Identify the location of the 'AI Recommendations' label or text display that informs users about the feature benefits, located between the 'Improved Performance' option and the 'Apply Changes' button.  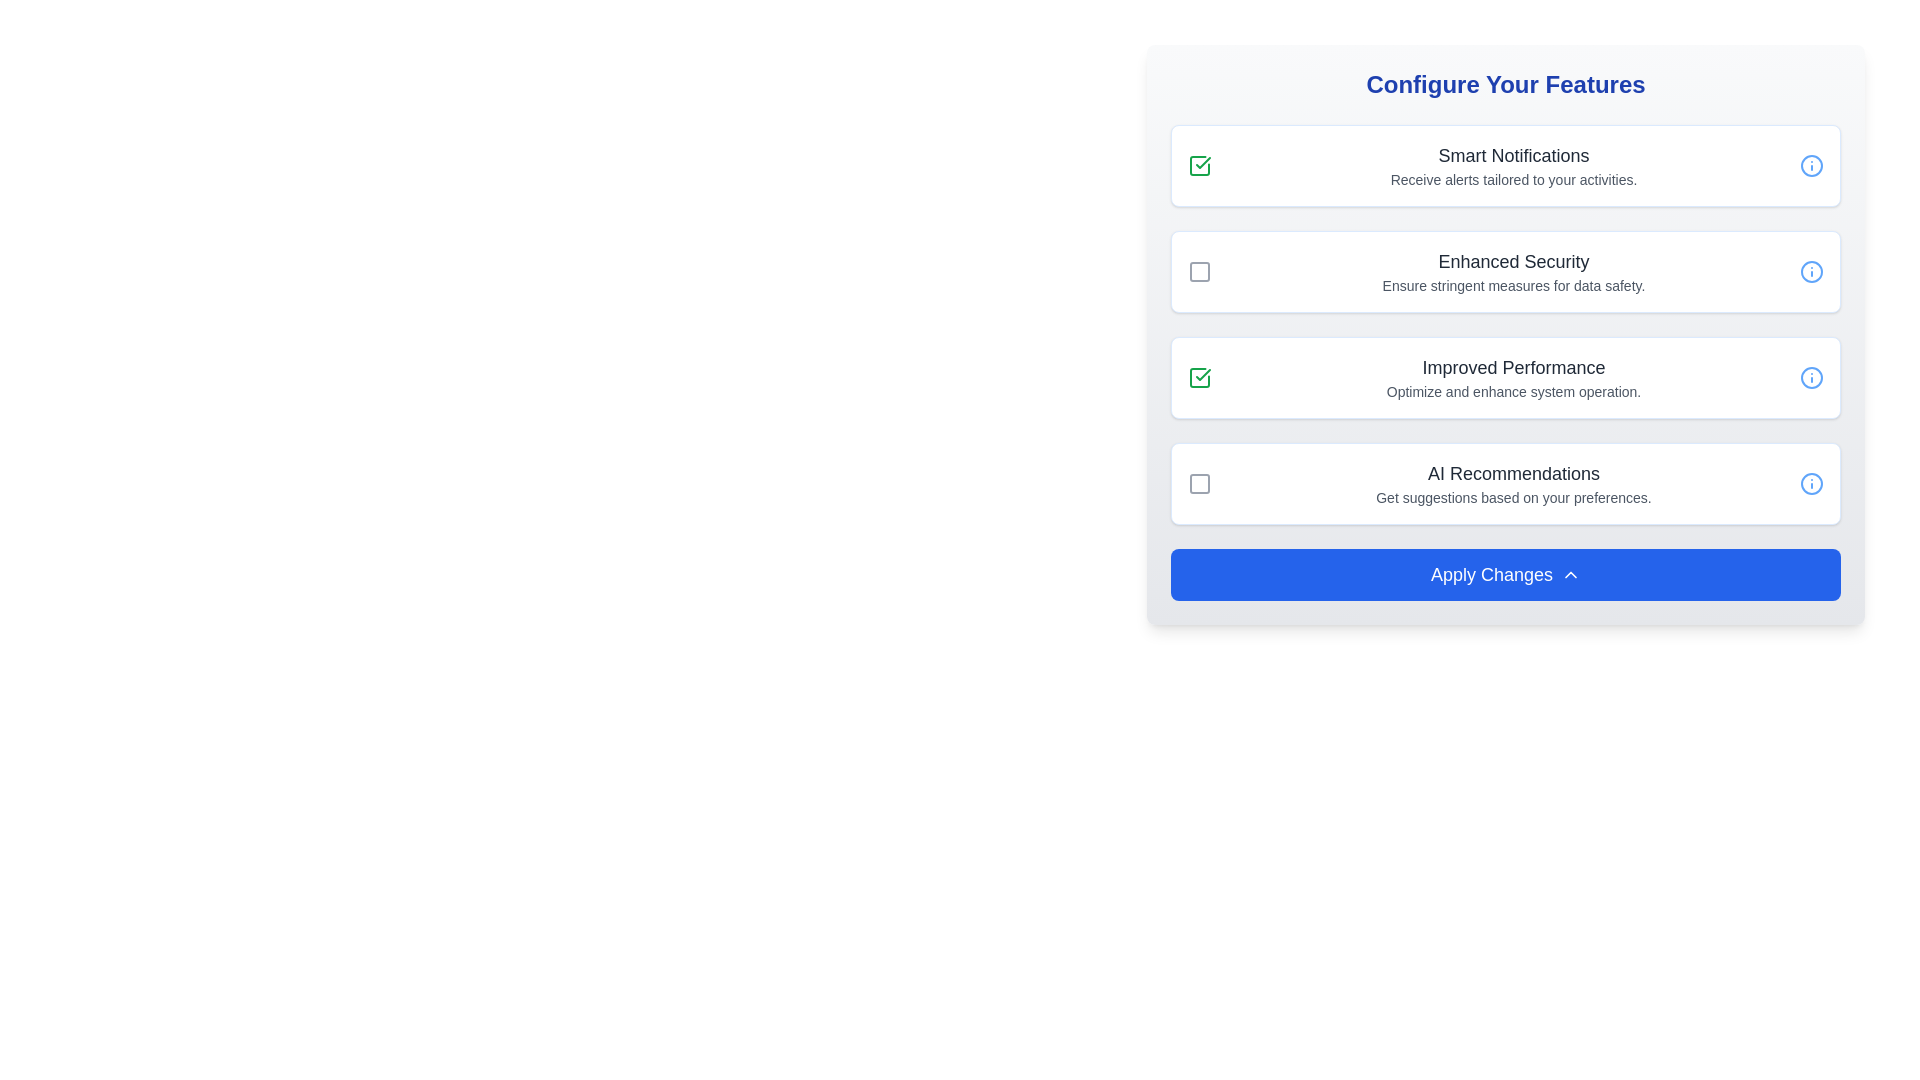
(1513, 483).